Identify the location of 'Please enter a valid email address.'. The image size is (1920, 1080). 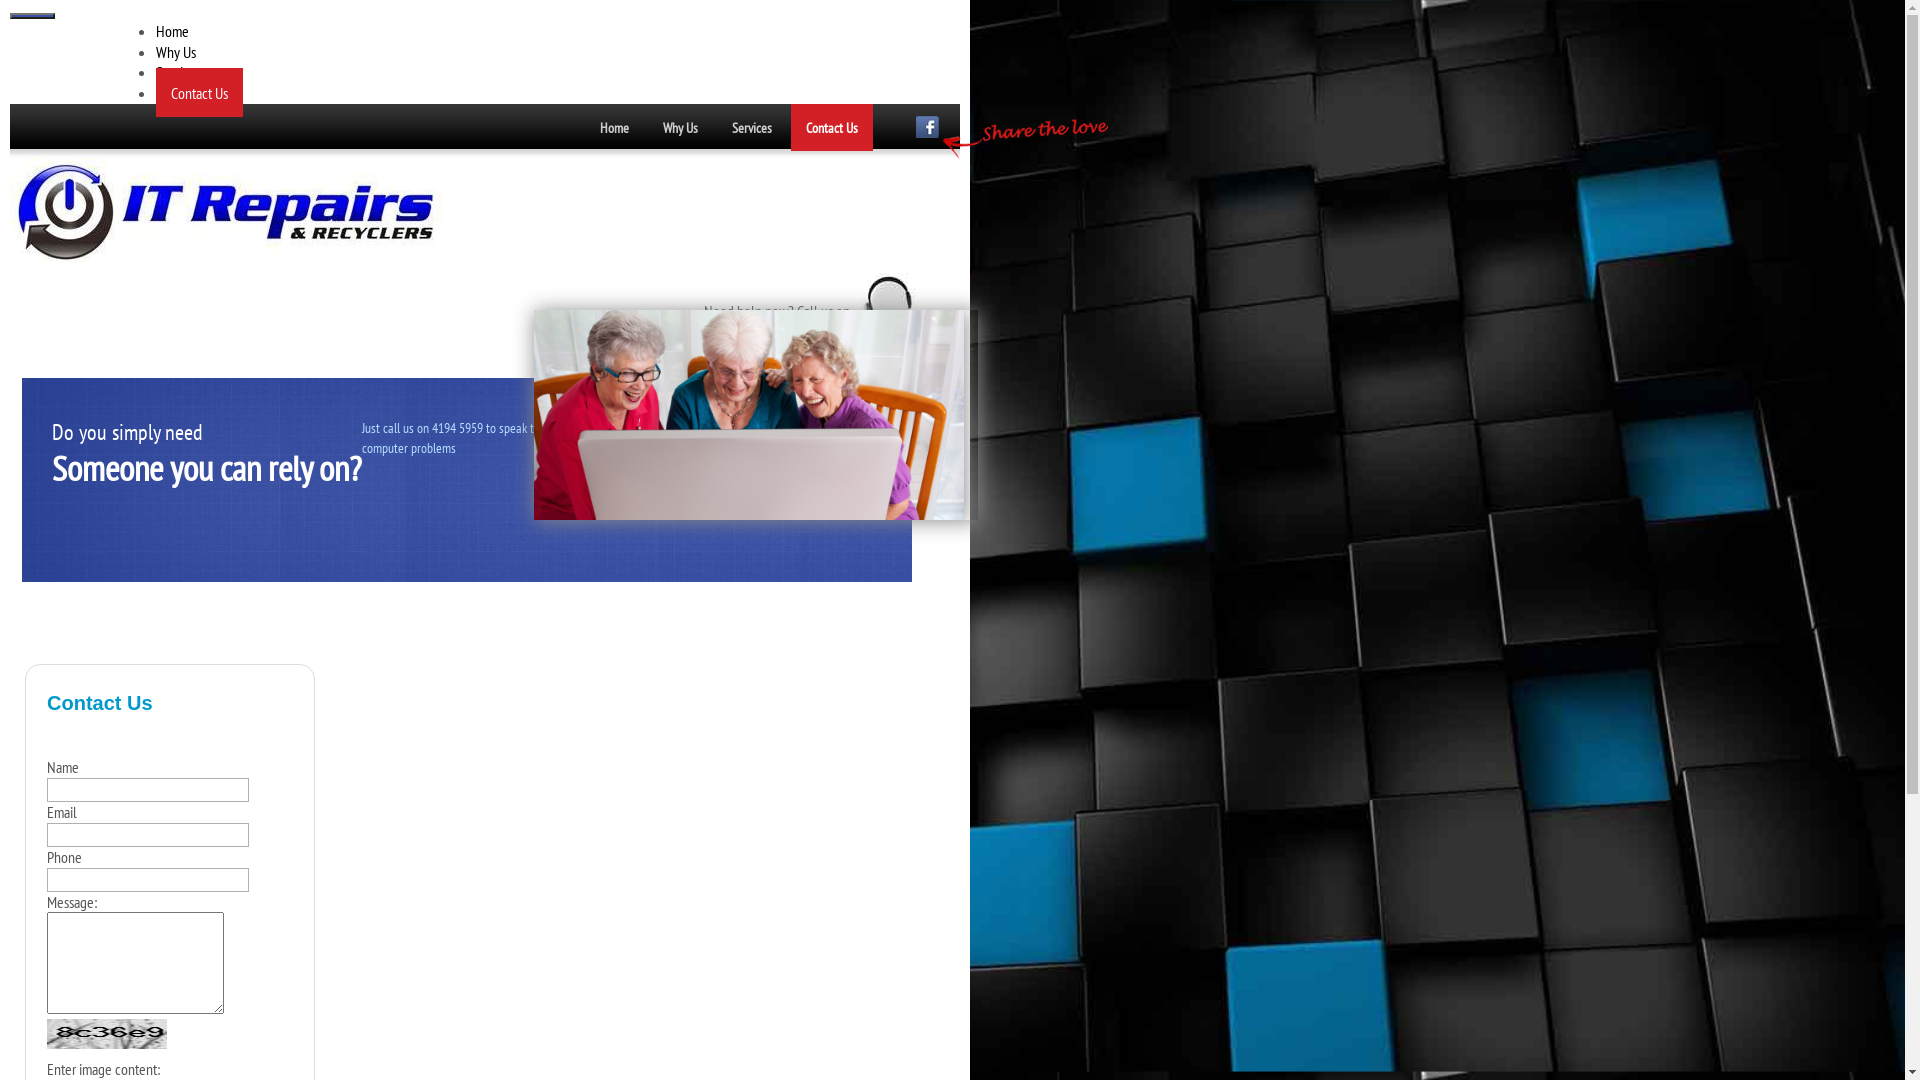
(147, 834).